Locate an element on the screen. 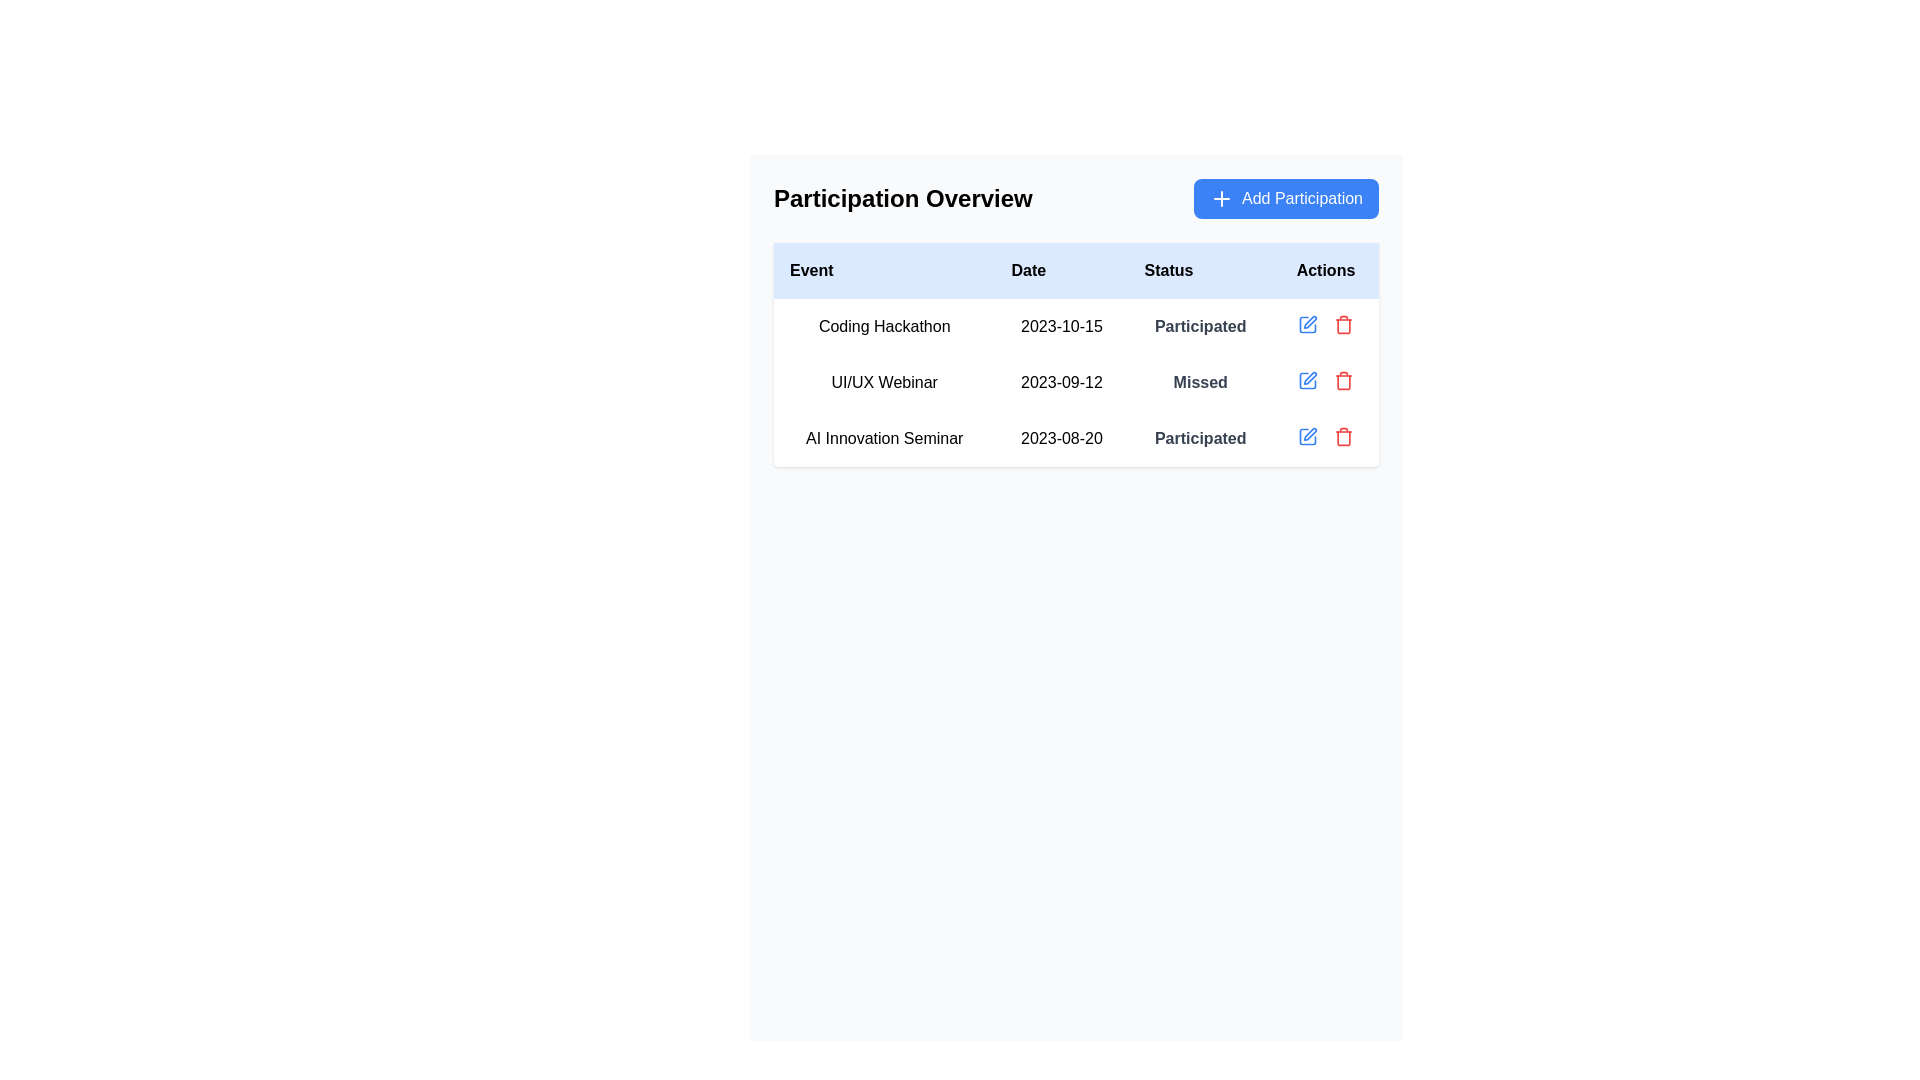  the static text label displaying 'Coding Hackathon', located in the first row under the 'Event' column of the table is located at coordinates (883, 326).